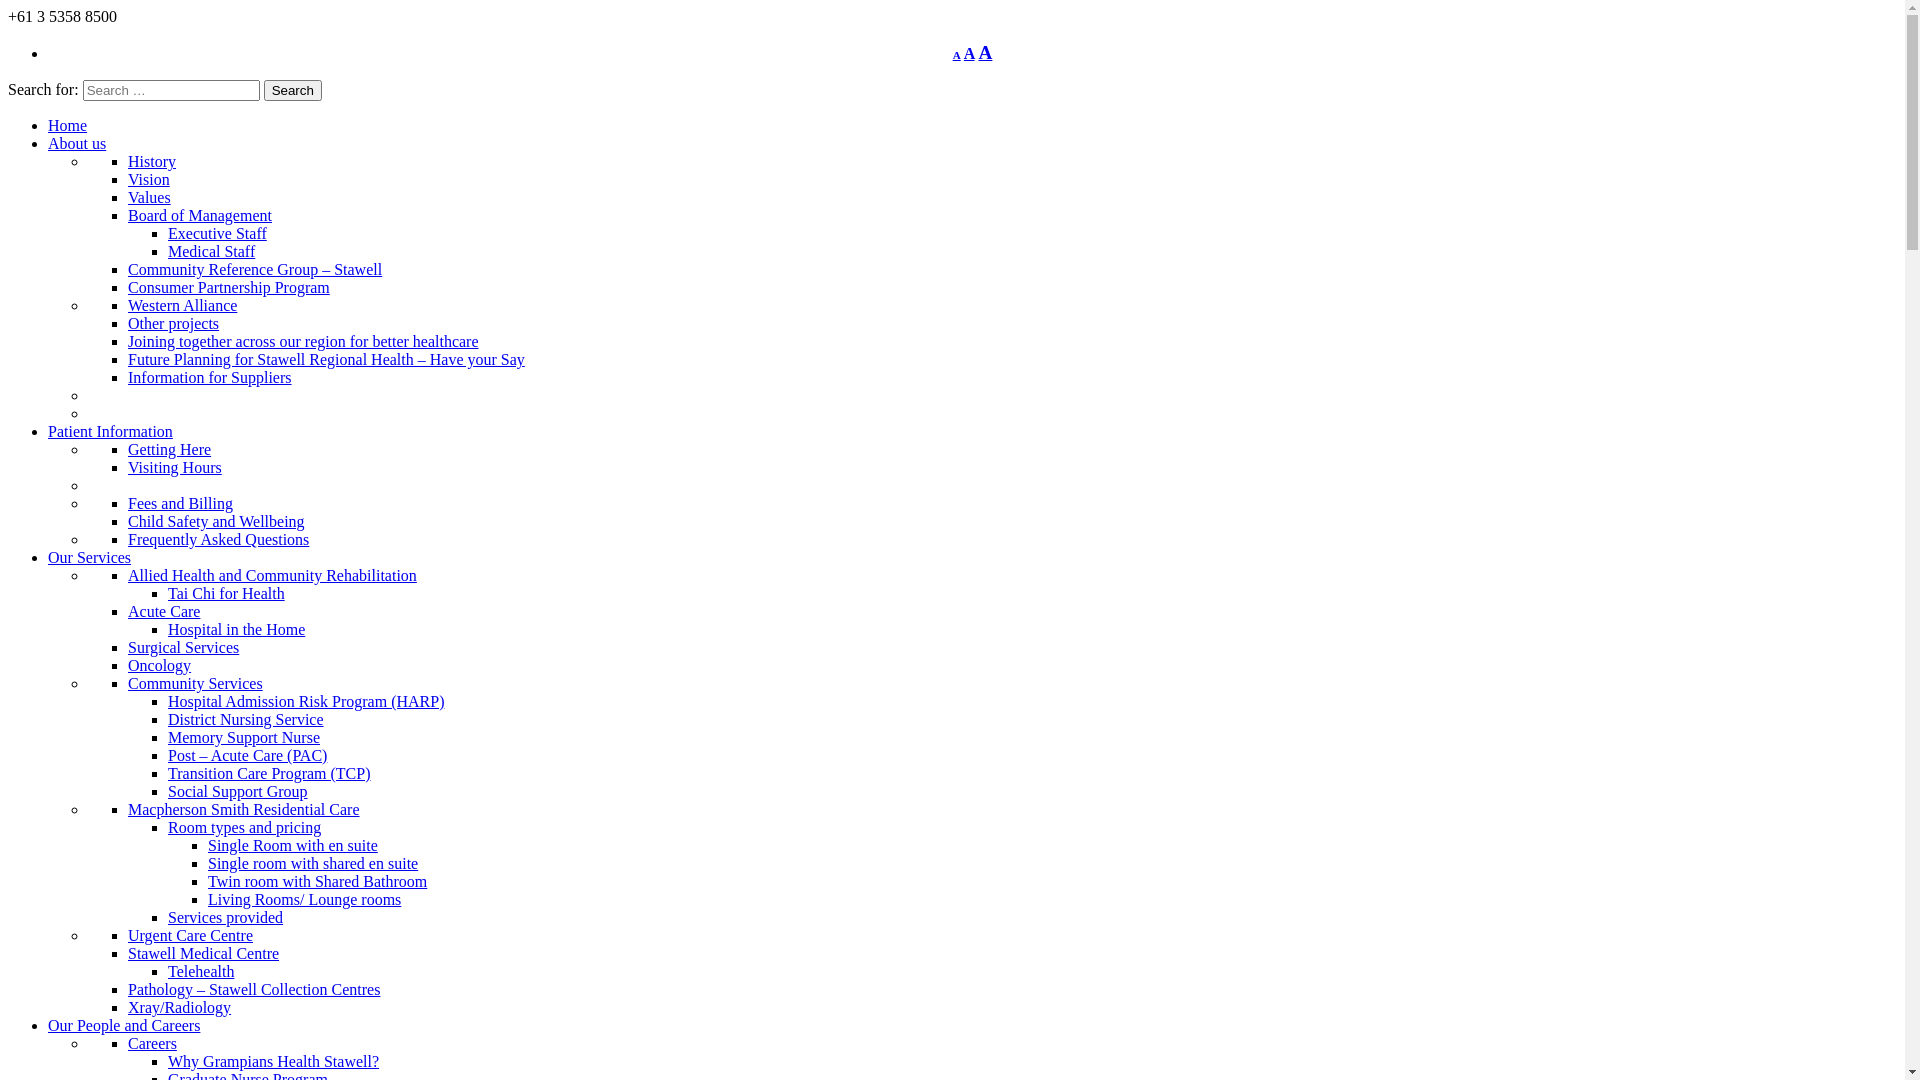  Describe the element at coordinates (168, 1060) in the screenshot. I see `'Why Grampians Health Stawell?'` at that location.